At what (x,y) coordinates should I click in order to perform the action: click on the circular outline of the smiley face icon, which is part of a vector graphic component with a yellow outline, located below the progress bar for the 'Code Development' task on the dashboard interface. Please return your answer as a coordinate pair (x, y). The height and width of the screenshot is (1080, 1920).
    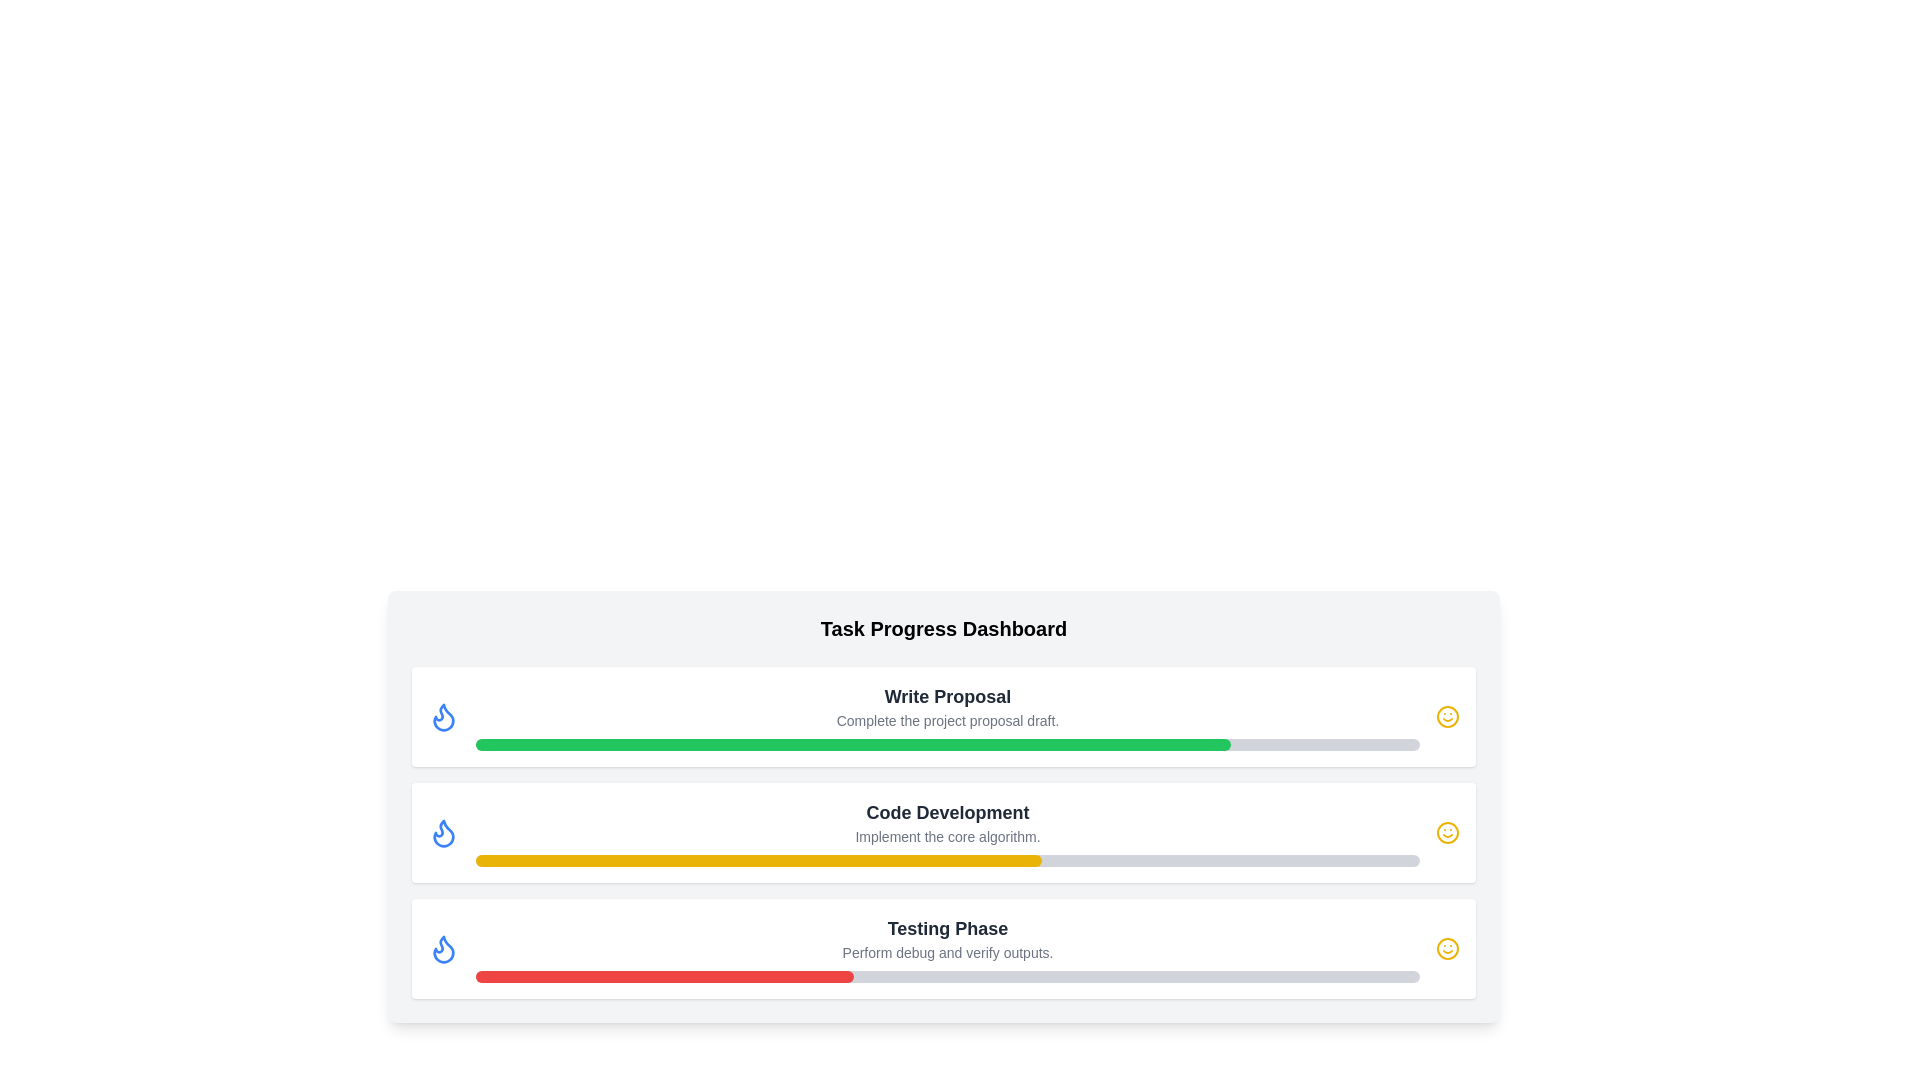
    Looking at the image, I should click on (1448, 947).